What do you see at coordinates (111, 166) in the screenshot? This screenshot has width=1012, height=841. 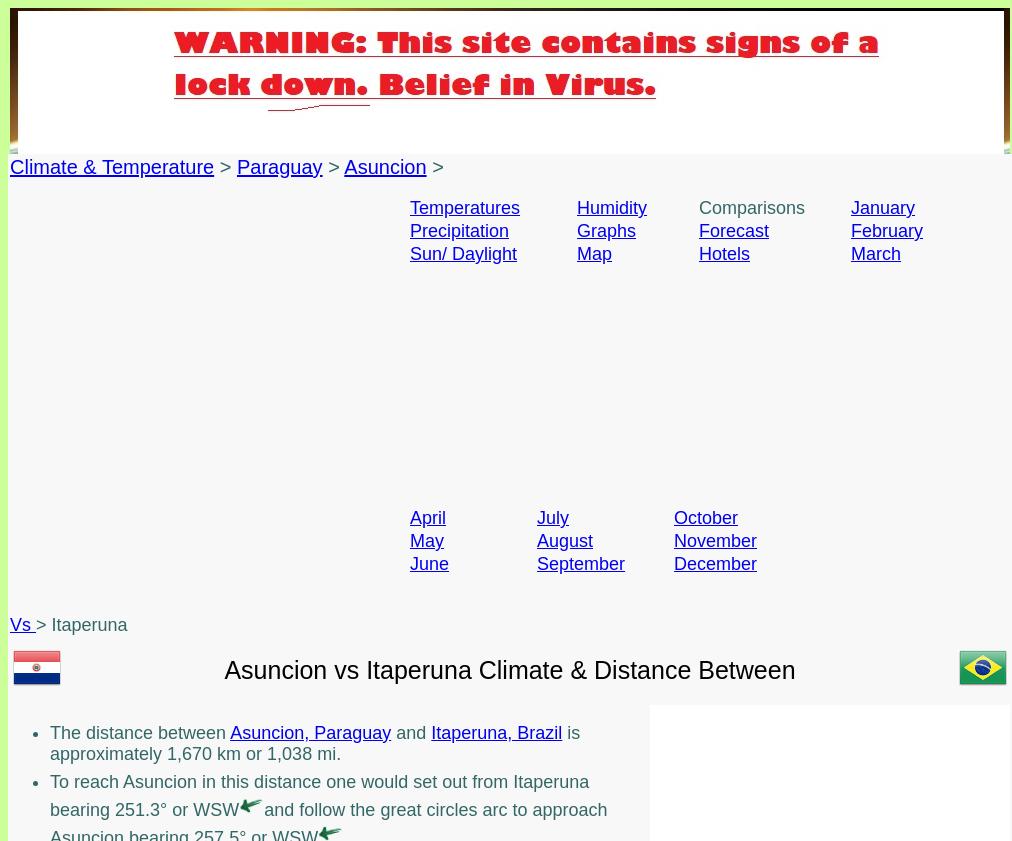 I see `'Climate & Temperature'` at bounding box center [111, 166].